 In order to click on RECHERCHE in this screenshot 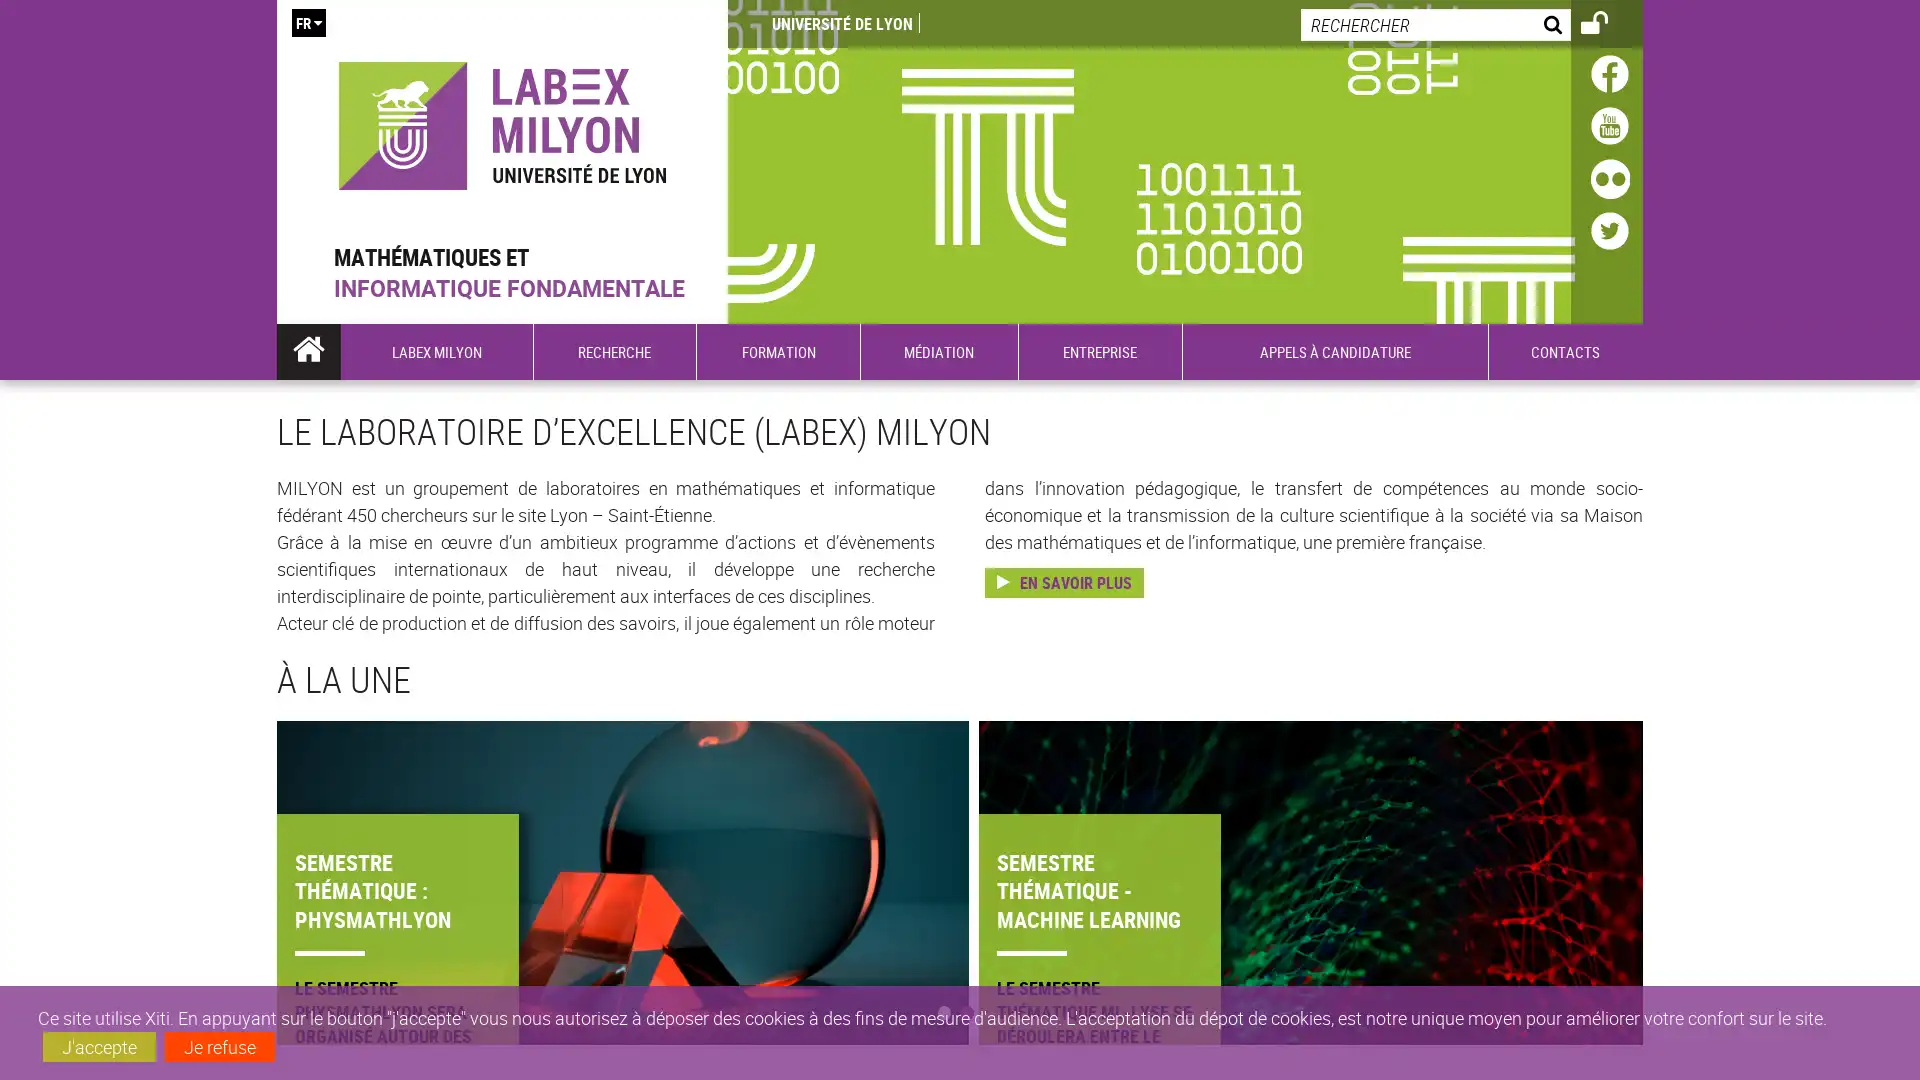, I will do `click(613, 350)`.